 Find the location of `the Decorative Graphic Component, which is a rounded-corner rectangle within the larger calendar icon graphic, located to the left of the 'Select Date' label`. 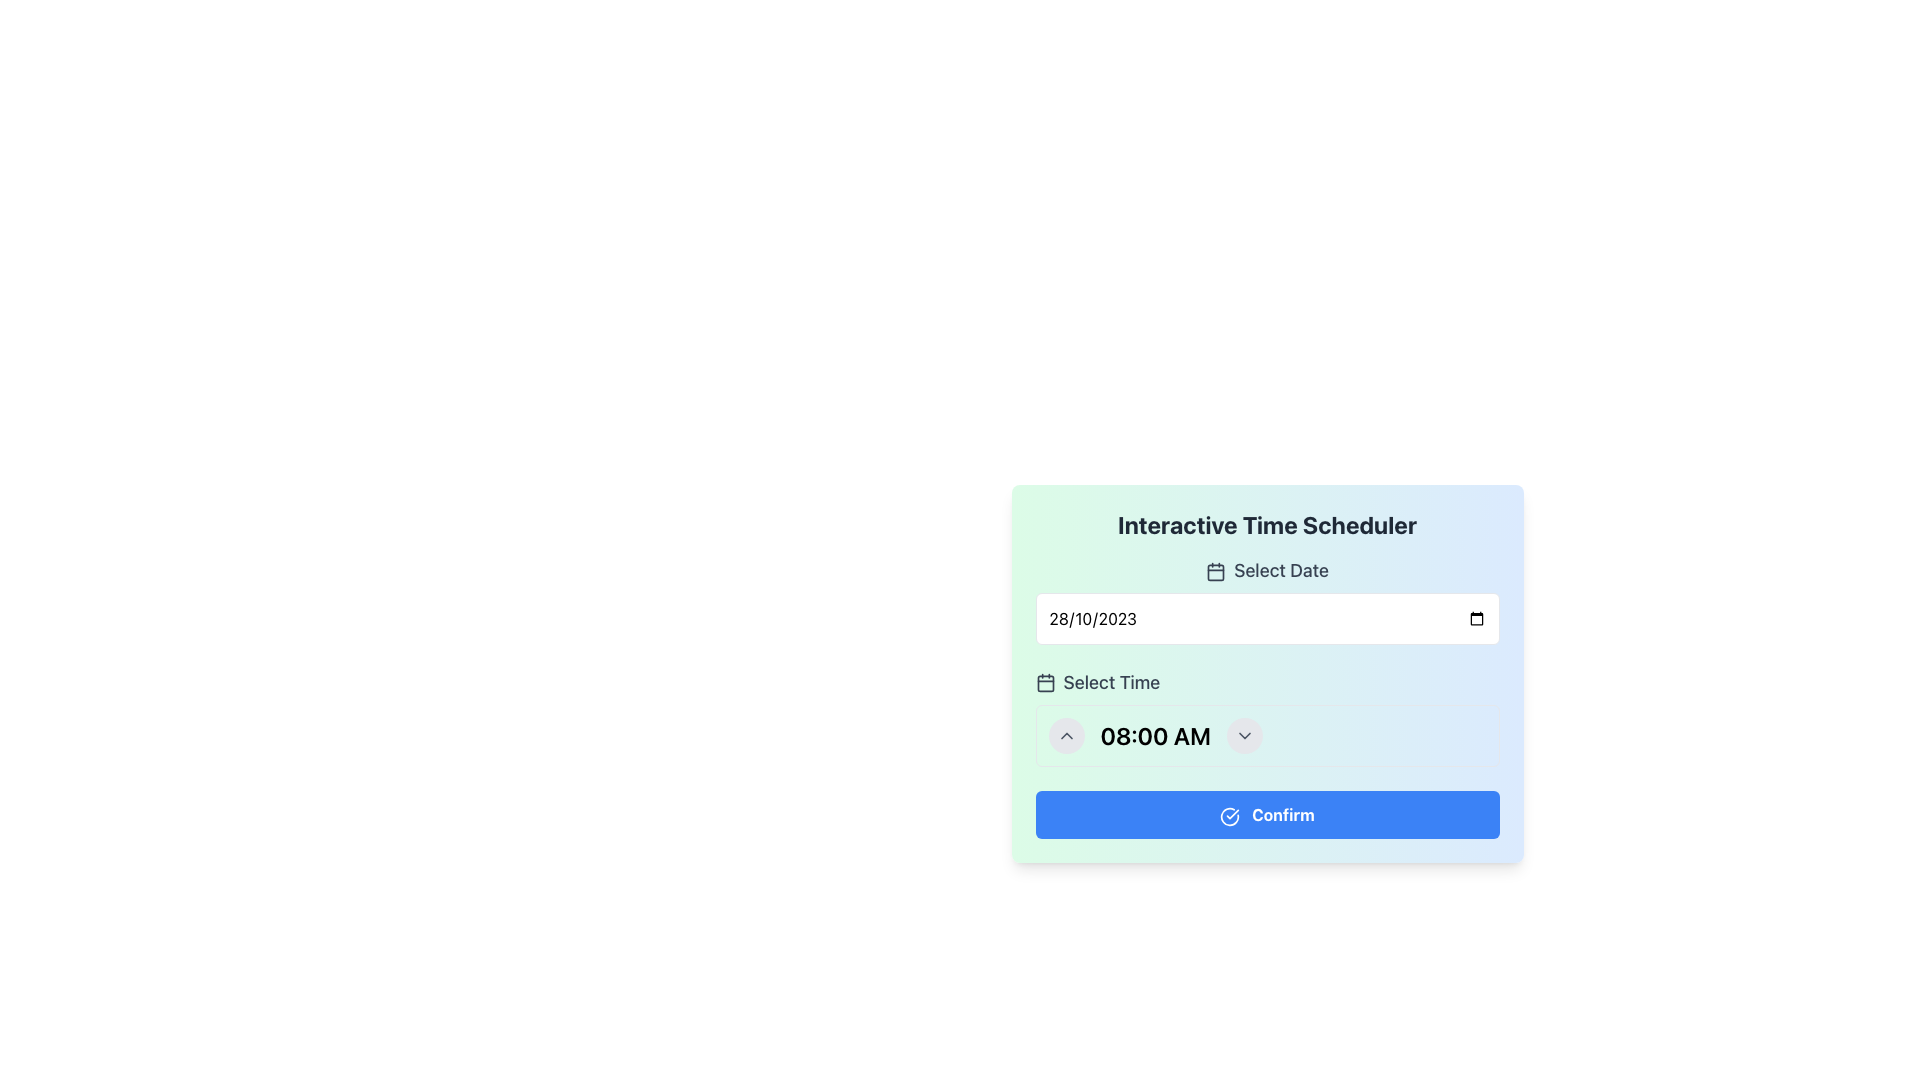

the Decorative Graphic Component, which is a rounded-corner rectangle within the larger calendar icon graphic, located to the left of the 'Select Date' label is located at coordinates (1215, 573).